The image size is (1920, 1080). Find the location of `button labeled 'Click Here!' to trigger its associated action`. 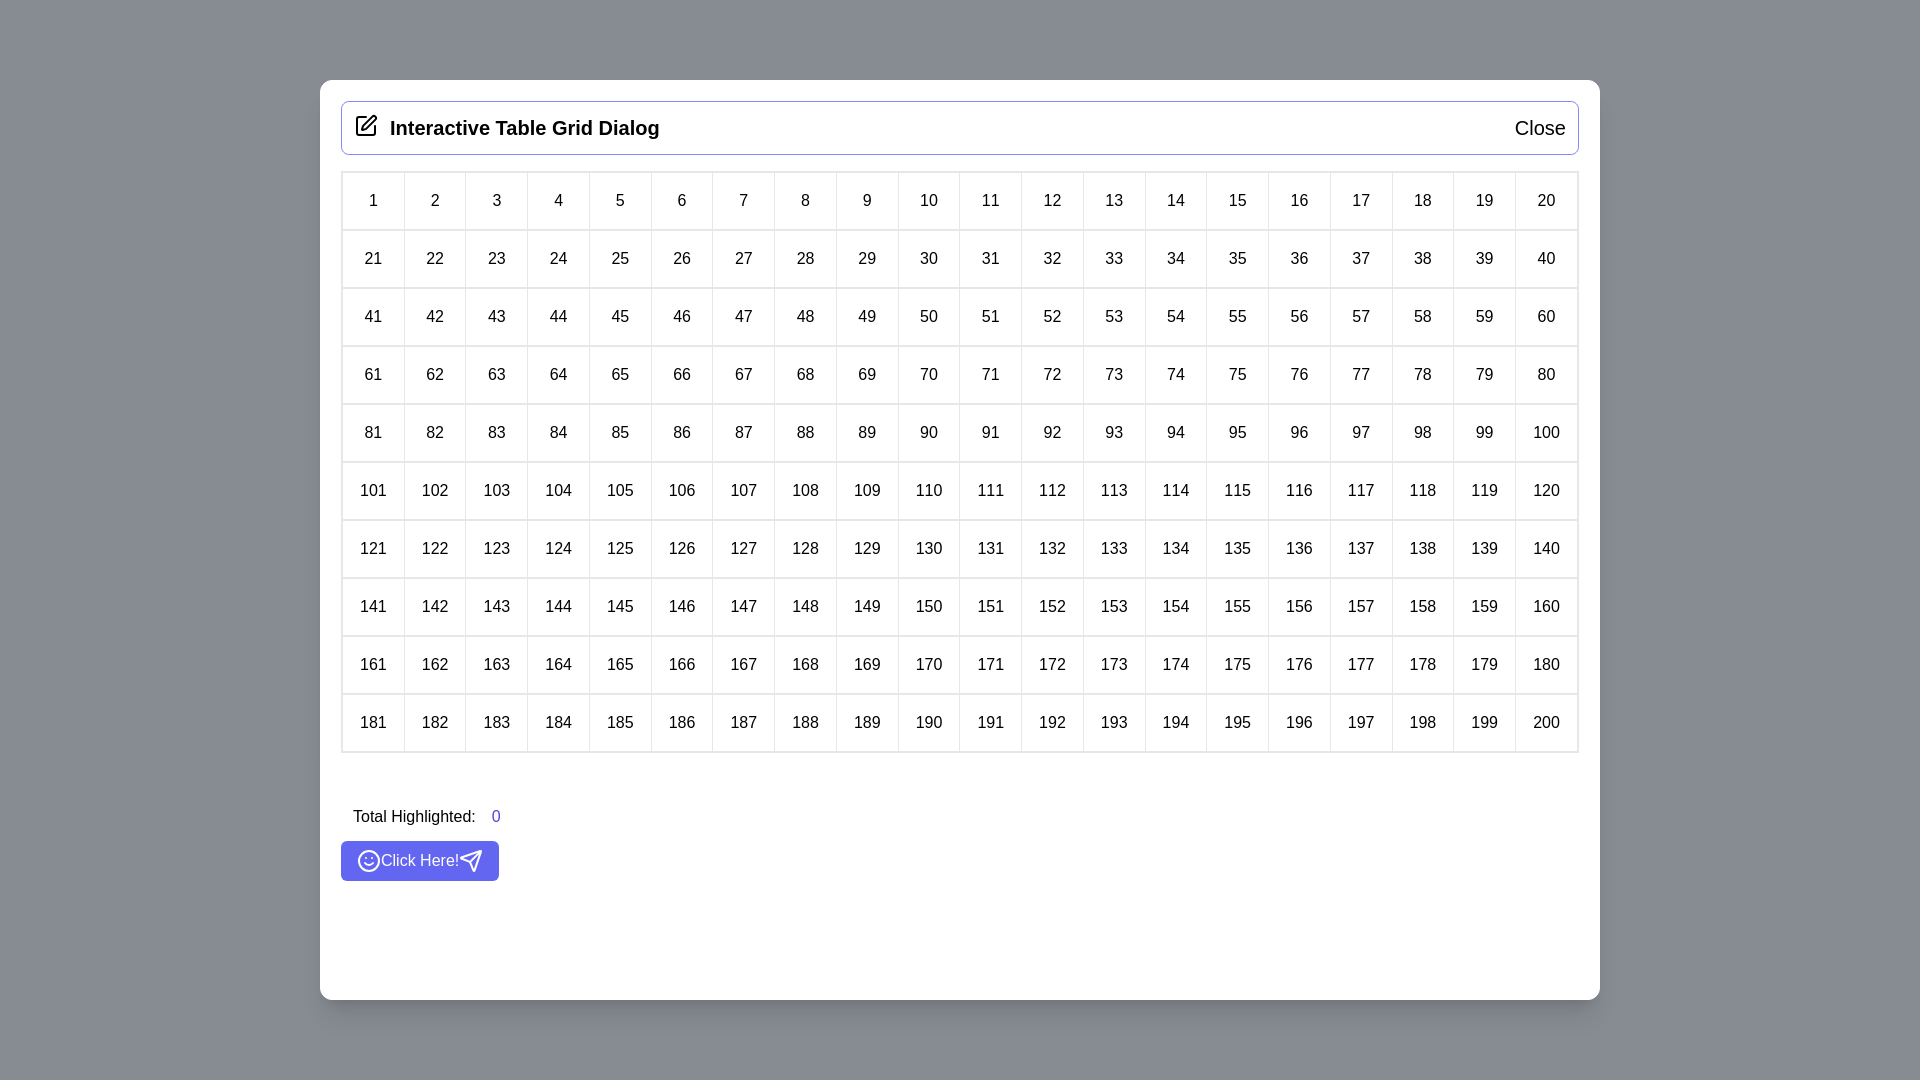

button labeled 'Click Here!' to trigger its associated action is located at coordinates (419, 859).